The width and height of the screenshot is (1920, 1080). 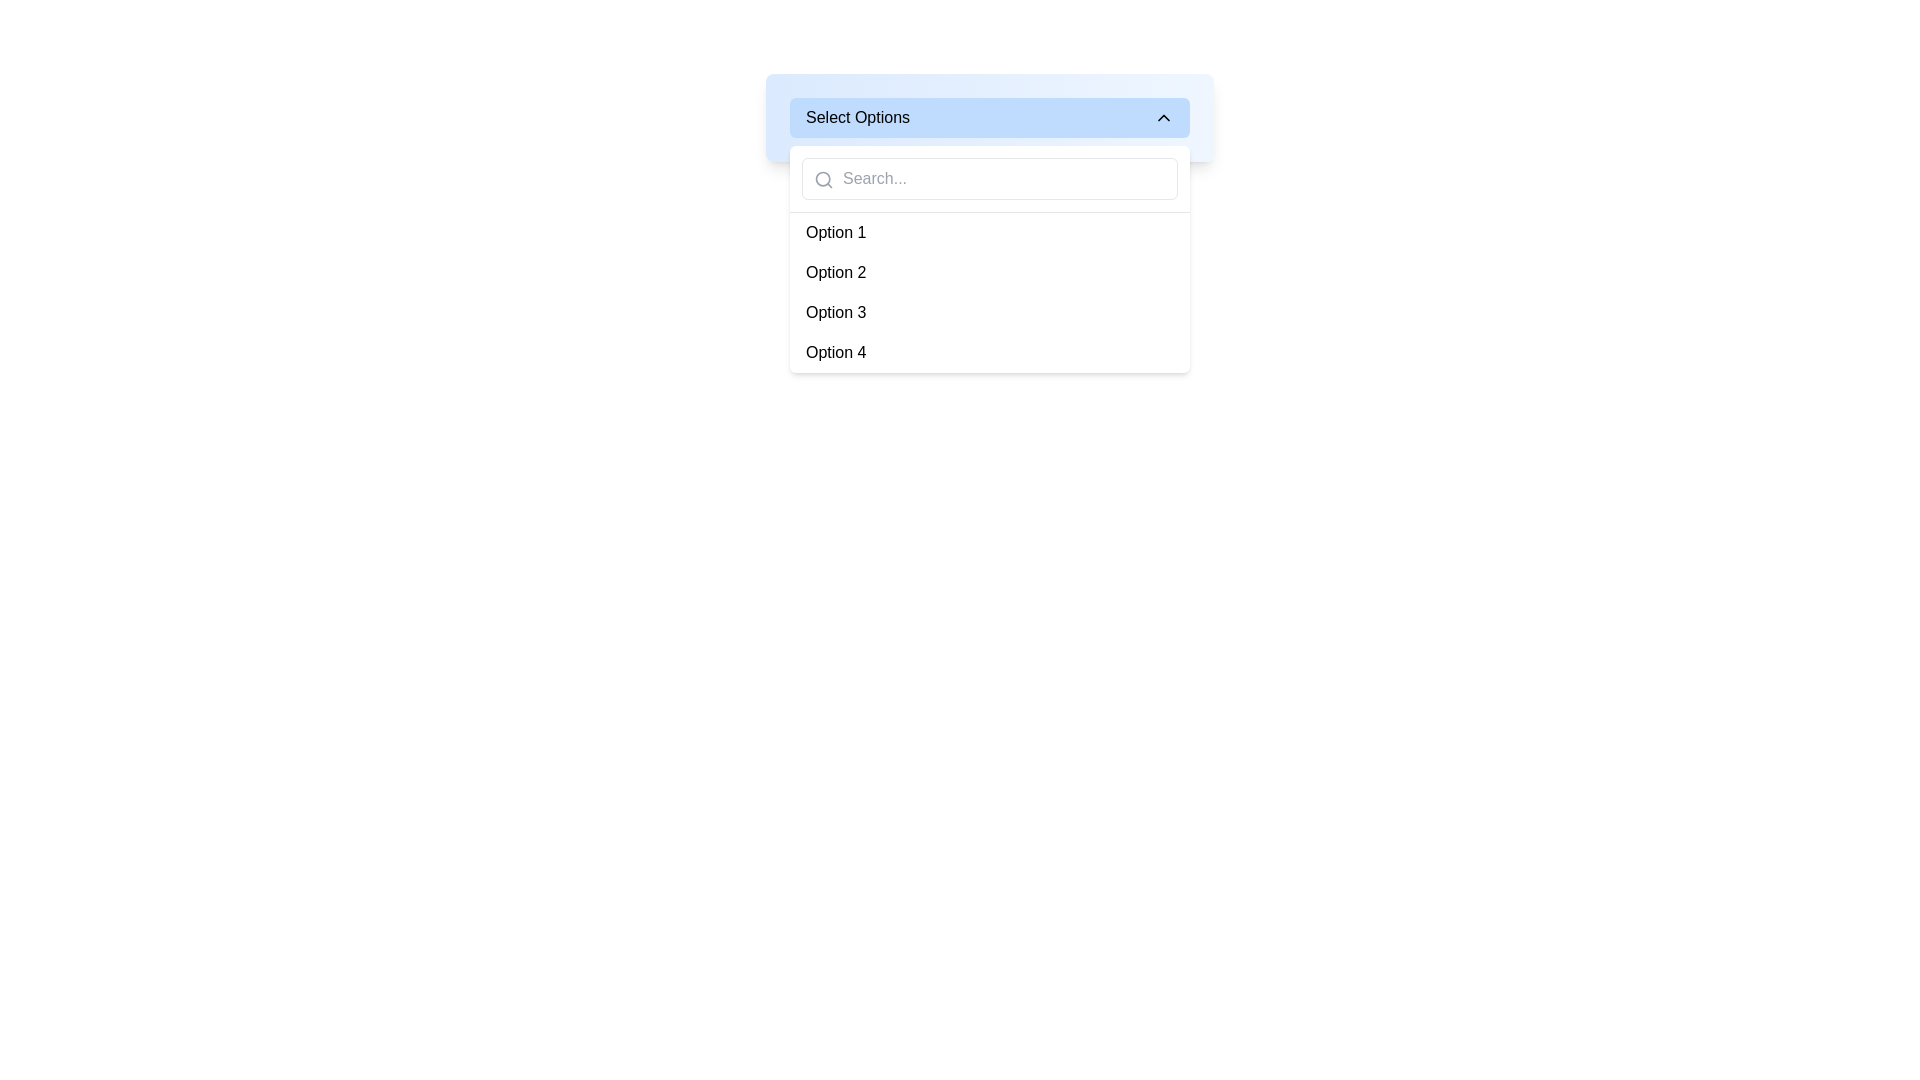 What do you see at coordinates (989, 258) in the screenshot?
I see `an option in the dropdown menu with integrated search functionality located directly below the 'Select Options' button` at bounding box center [989, 258].